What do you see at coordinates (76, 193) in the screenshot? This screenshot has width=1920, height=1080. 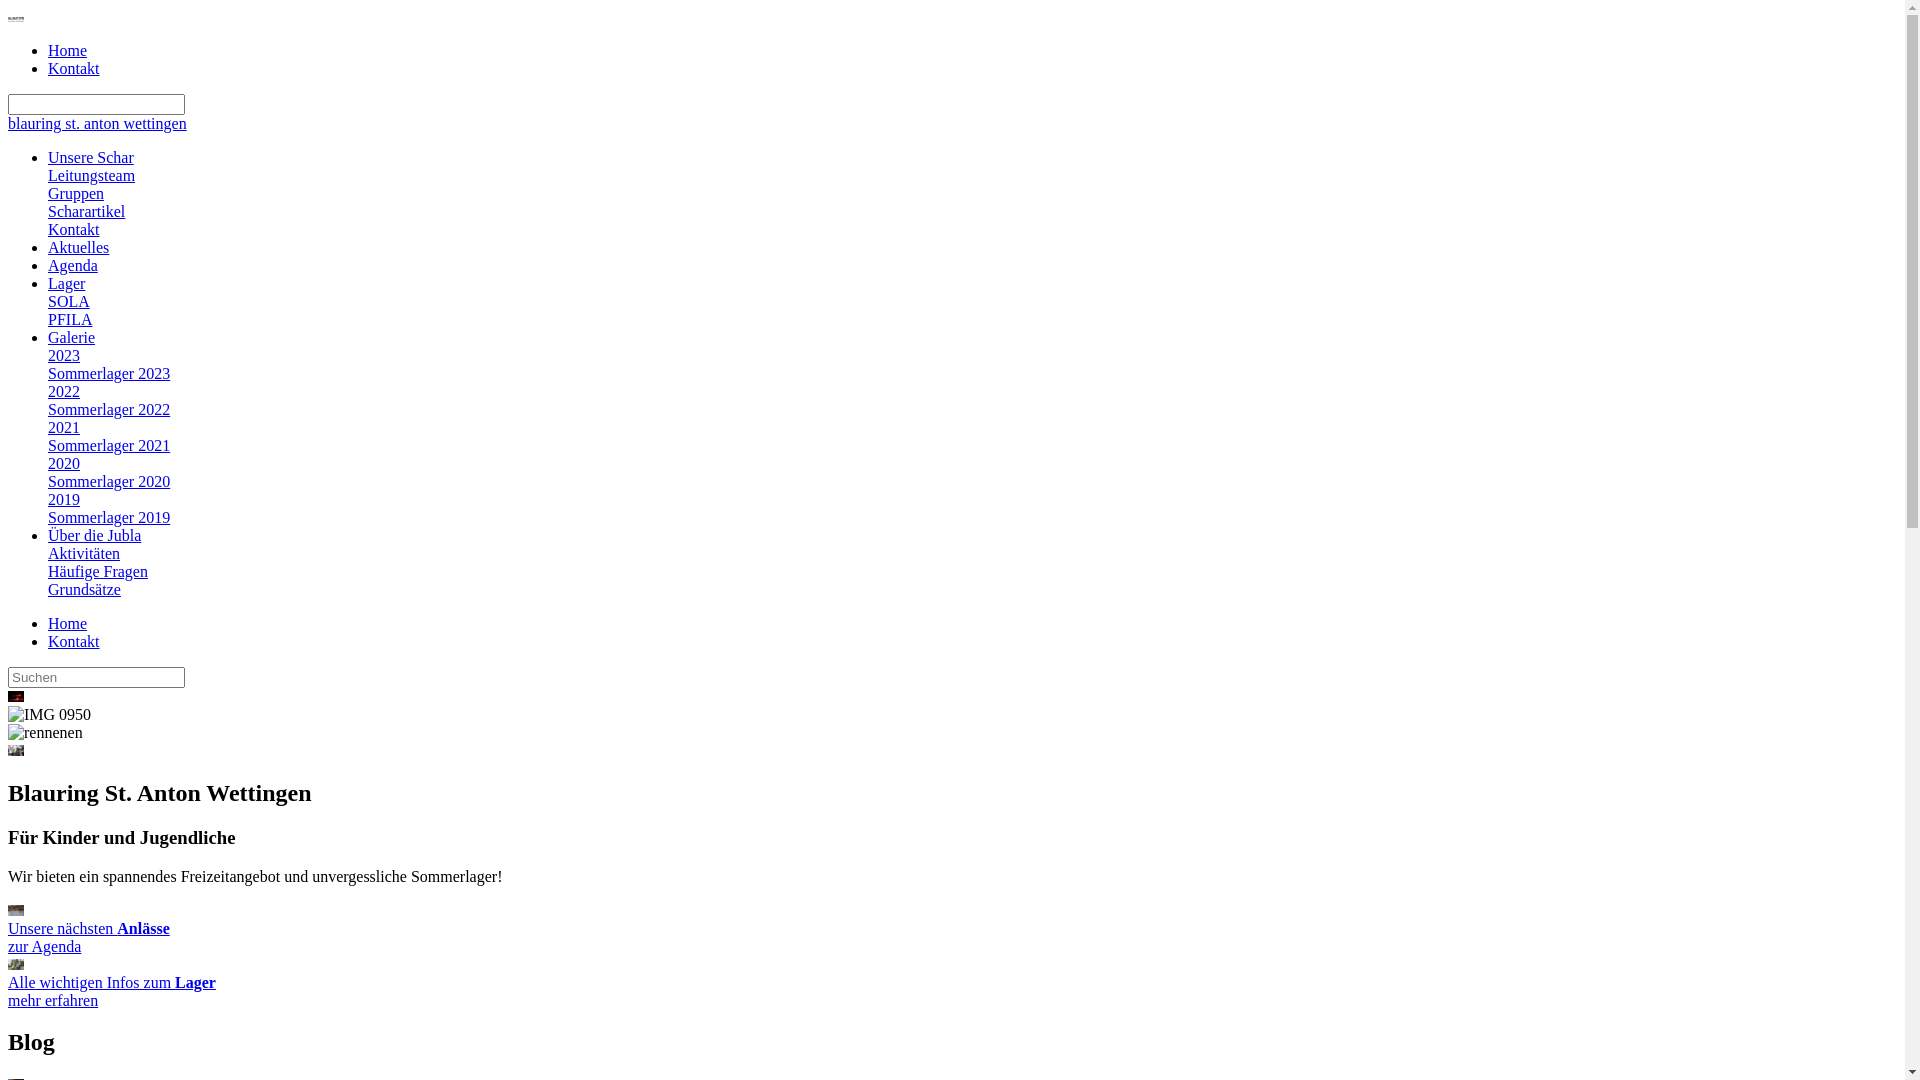 I see `'Gruppen'` at bounding box center [76, 193].